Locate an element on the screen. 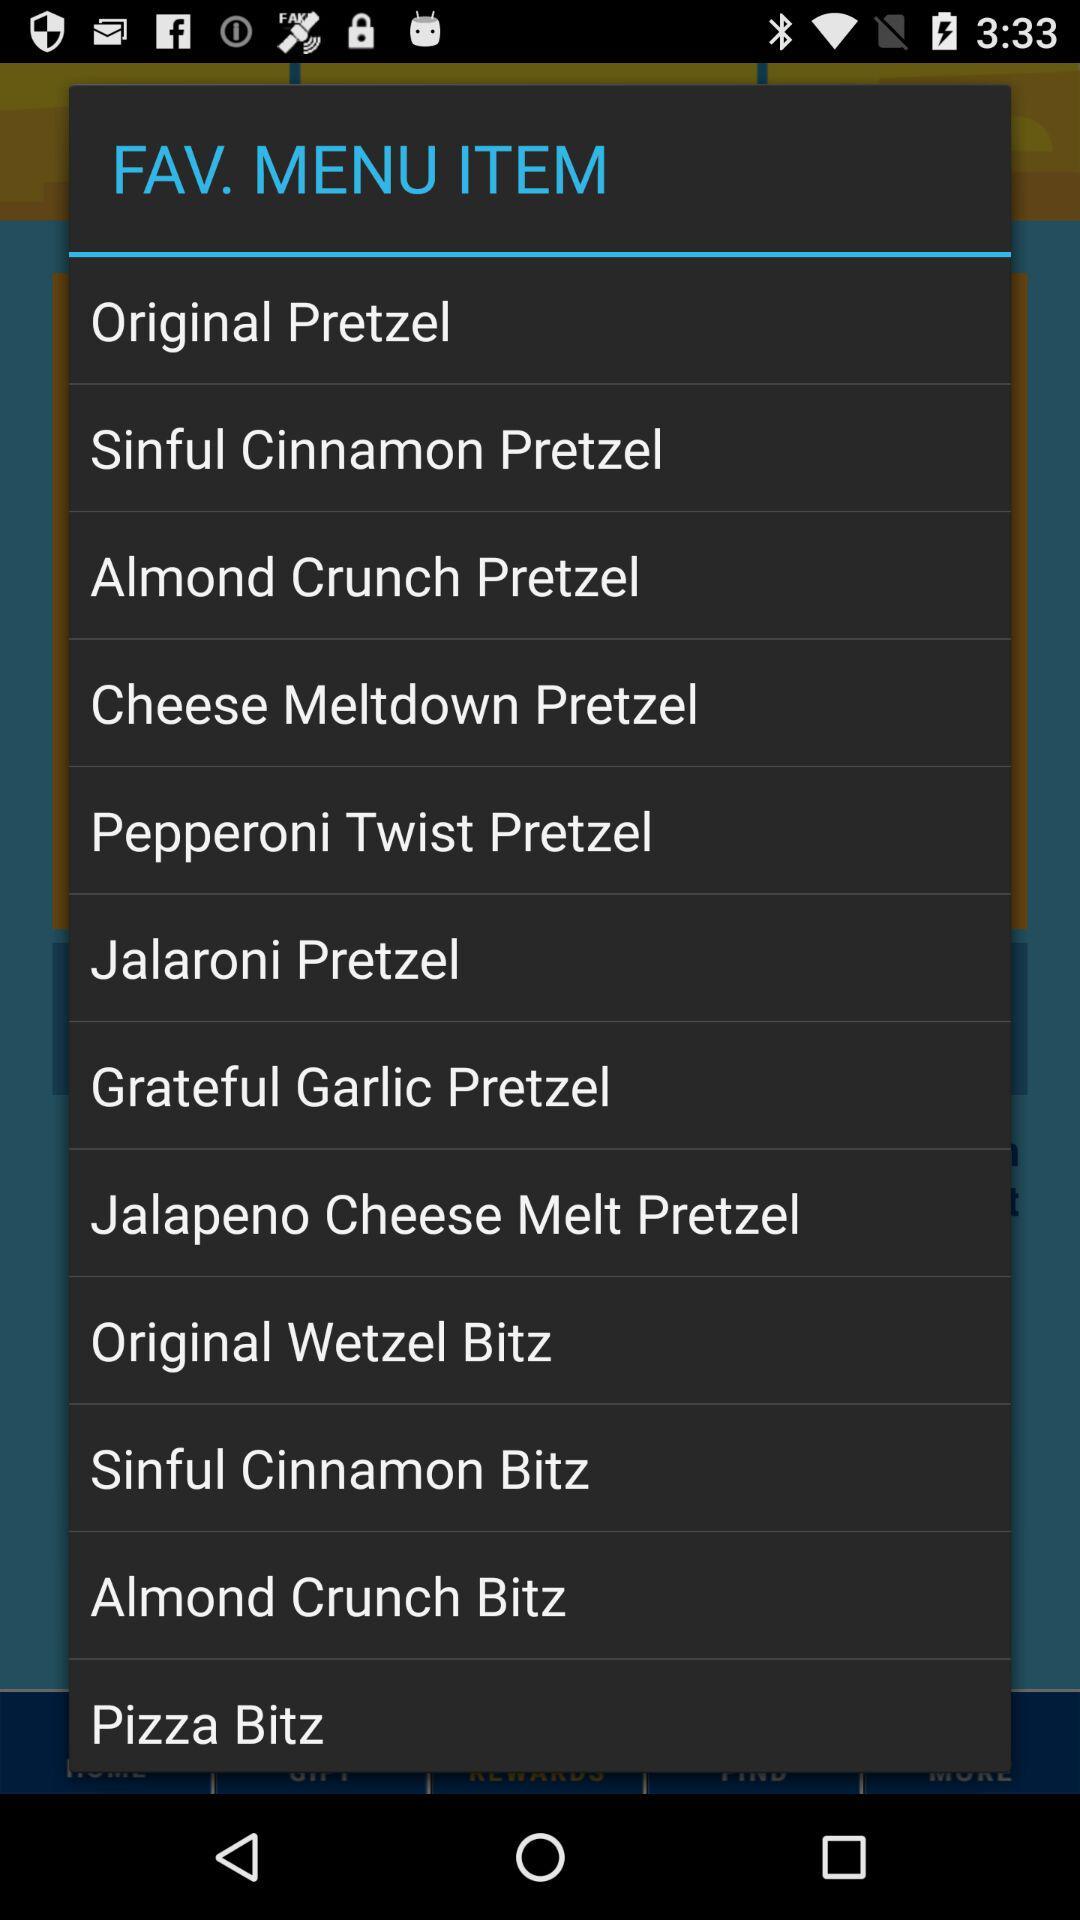 The image size is (1080, 1920). the jalaroni pretzel app is located at coordinates (540, 956).